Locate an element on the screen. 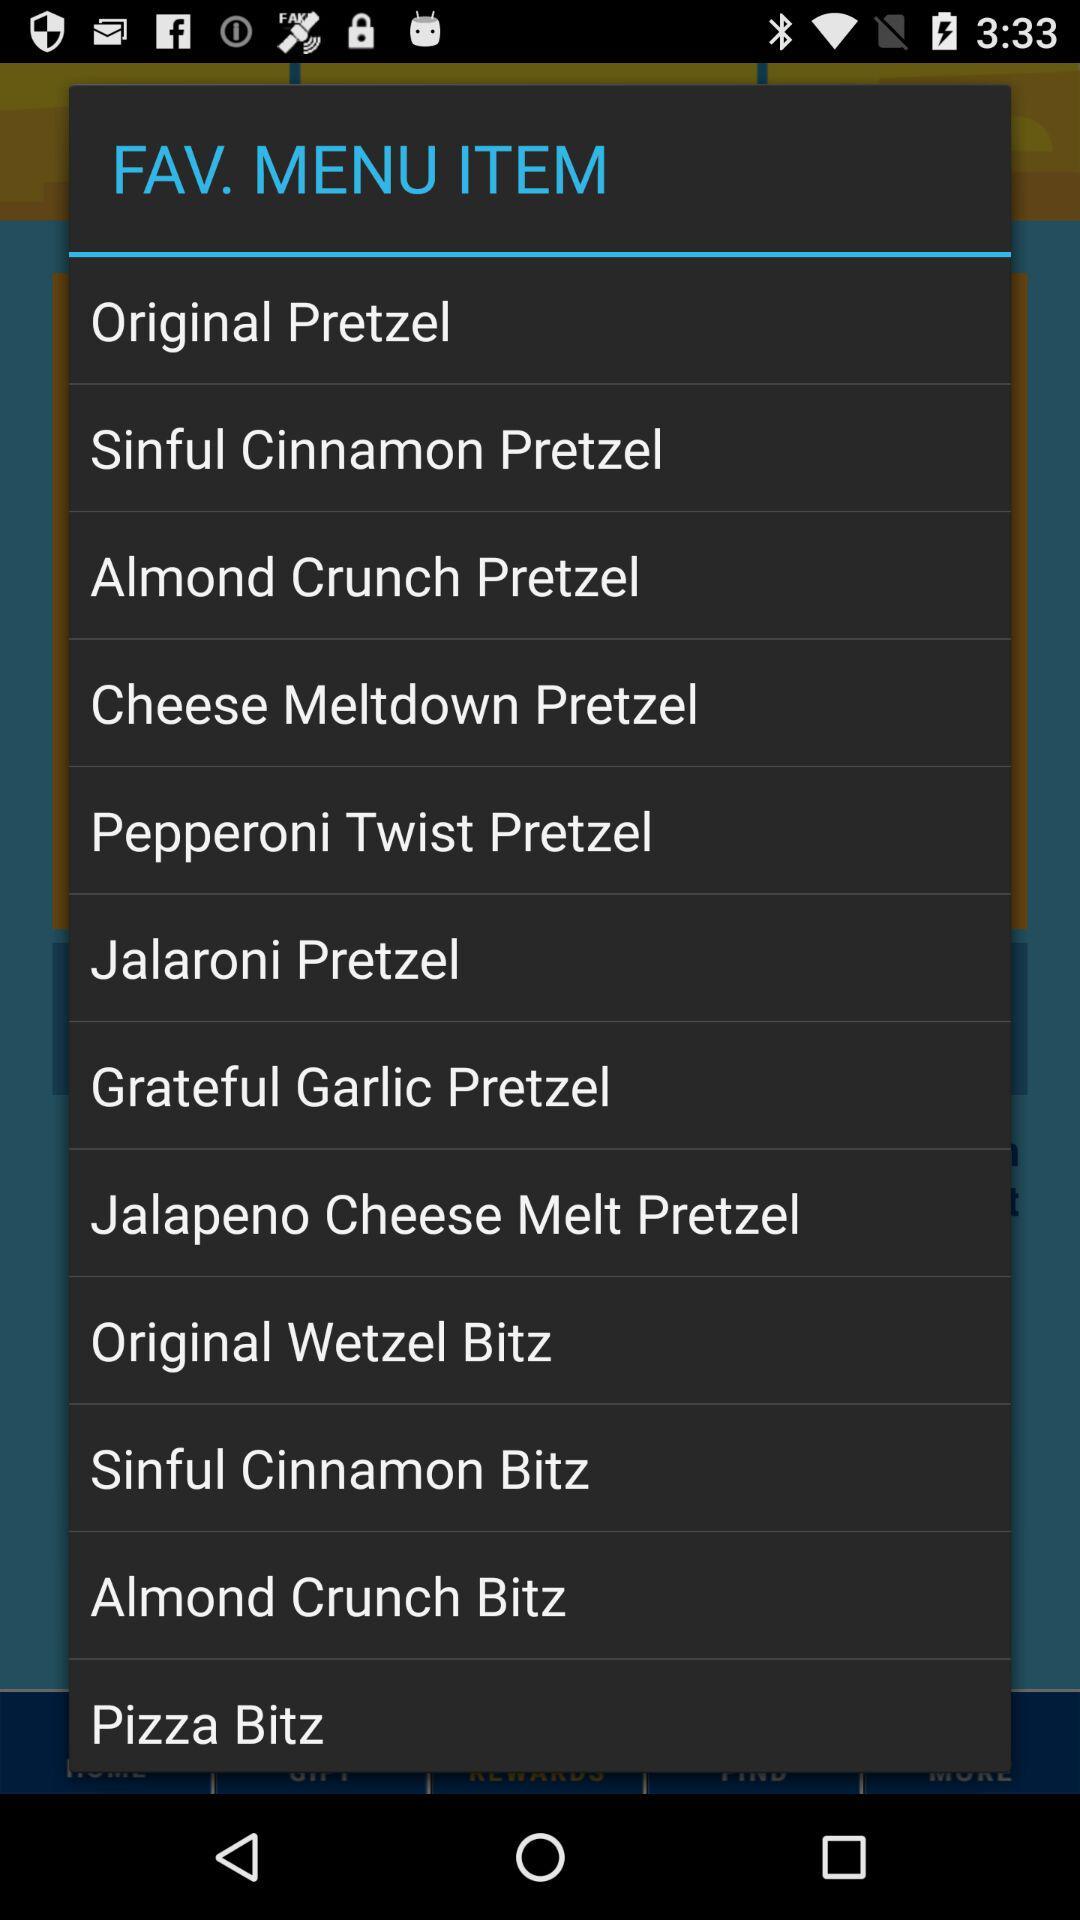 The image size is (1080, 1920). the jalaroni pretzel app is located at coordinates (540, 956).